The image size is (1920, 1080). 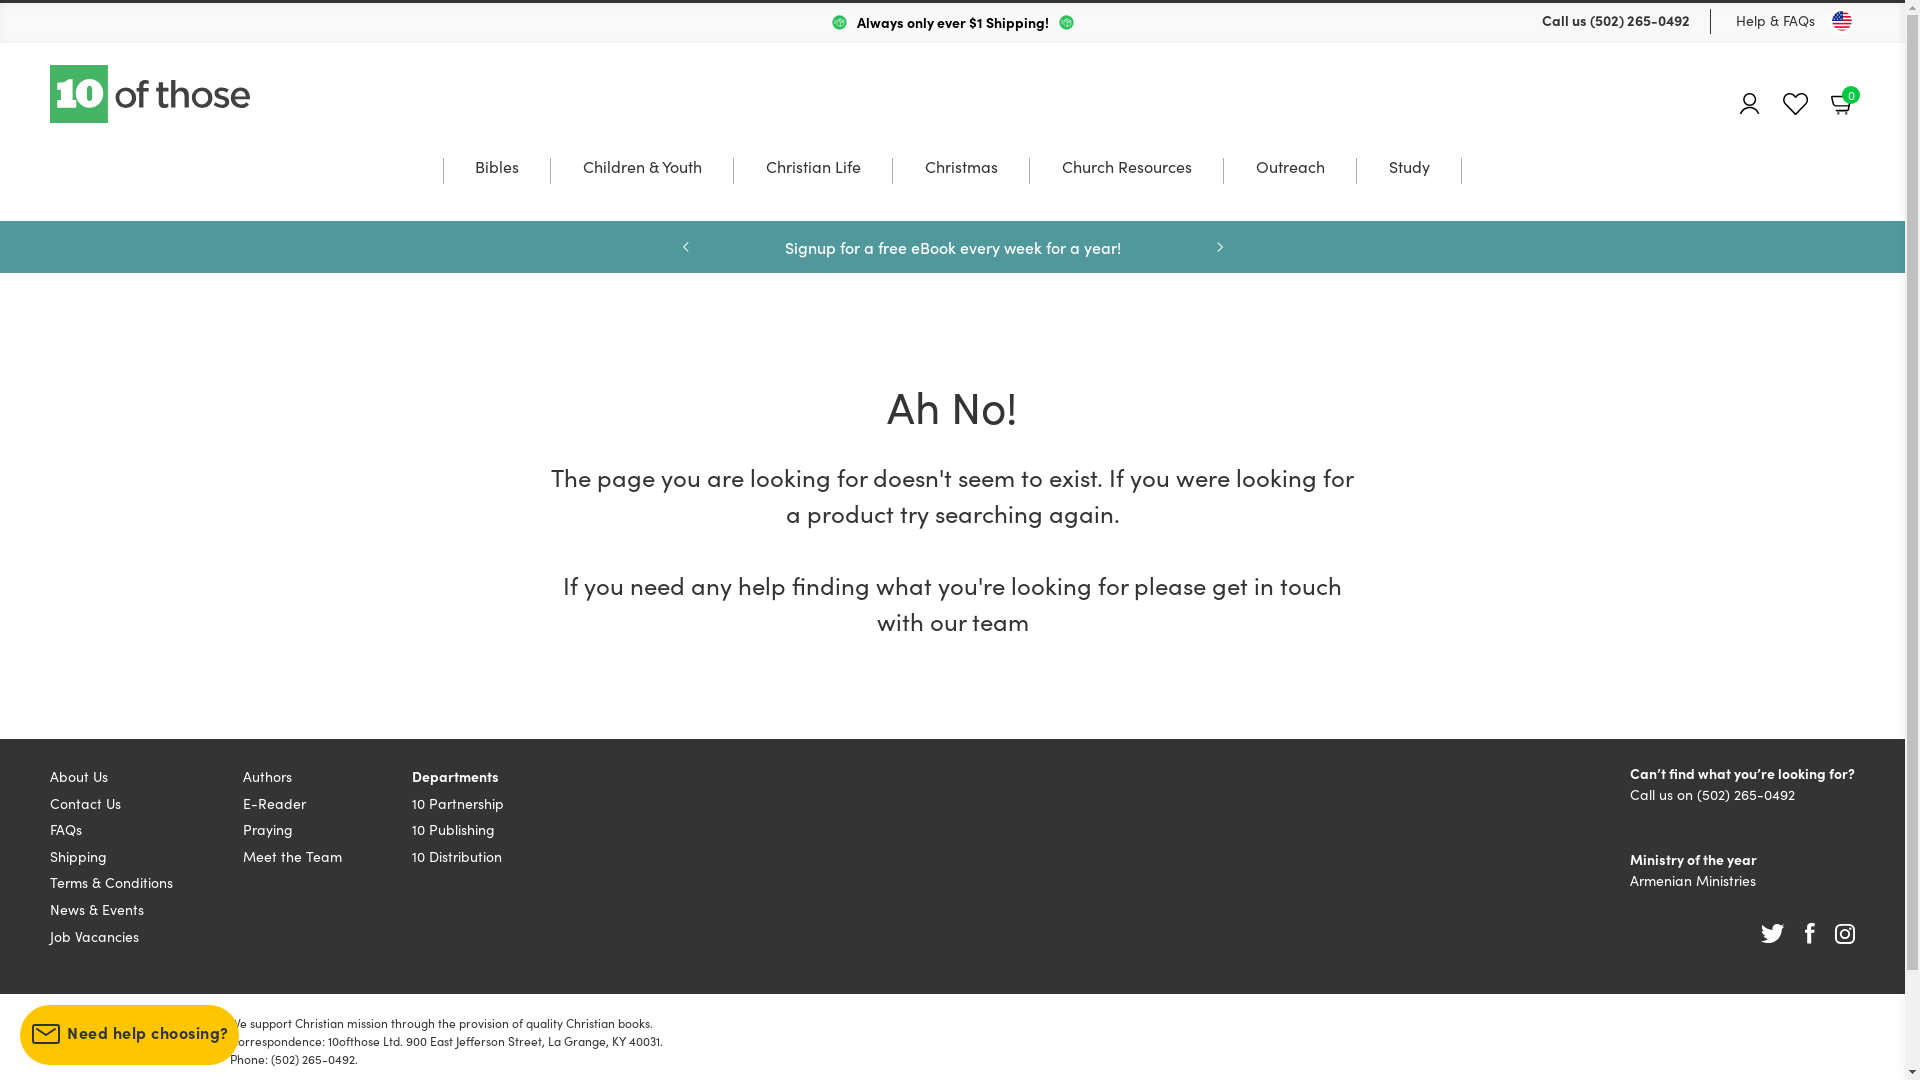 What do you see at coordinates (1843, 933) in the screenshot?
I see `'Instagram'` at bounding box center [1843, 933].